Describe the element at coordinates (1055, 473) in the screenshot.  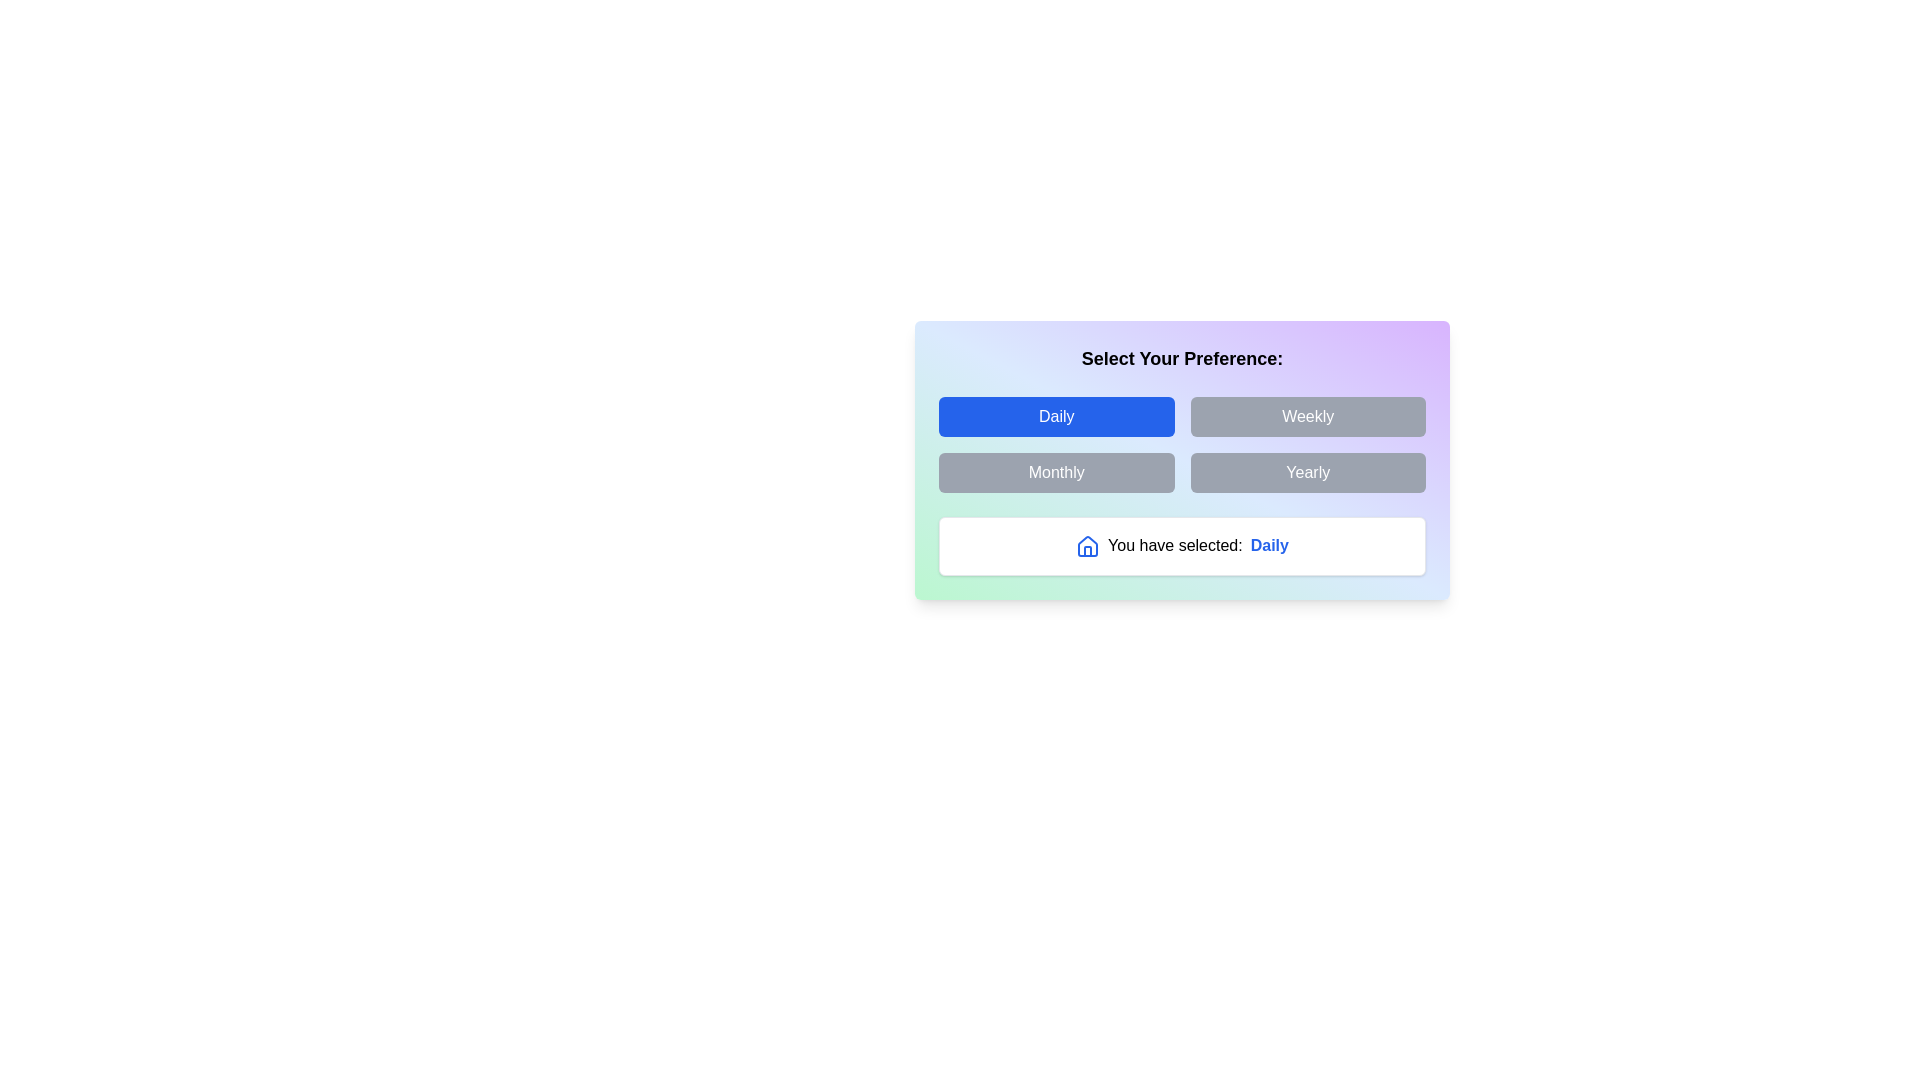
I see `the 'Monthly' button, which is the third button in the grid under the heading 'Select Your Preference:', positioned below the 'Daily' button and to the left of the 'Yearly' button` at that location.